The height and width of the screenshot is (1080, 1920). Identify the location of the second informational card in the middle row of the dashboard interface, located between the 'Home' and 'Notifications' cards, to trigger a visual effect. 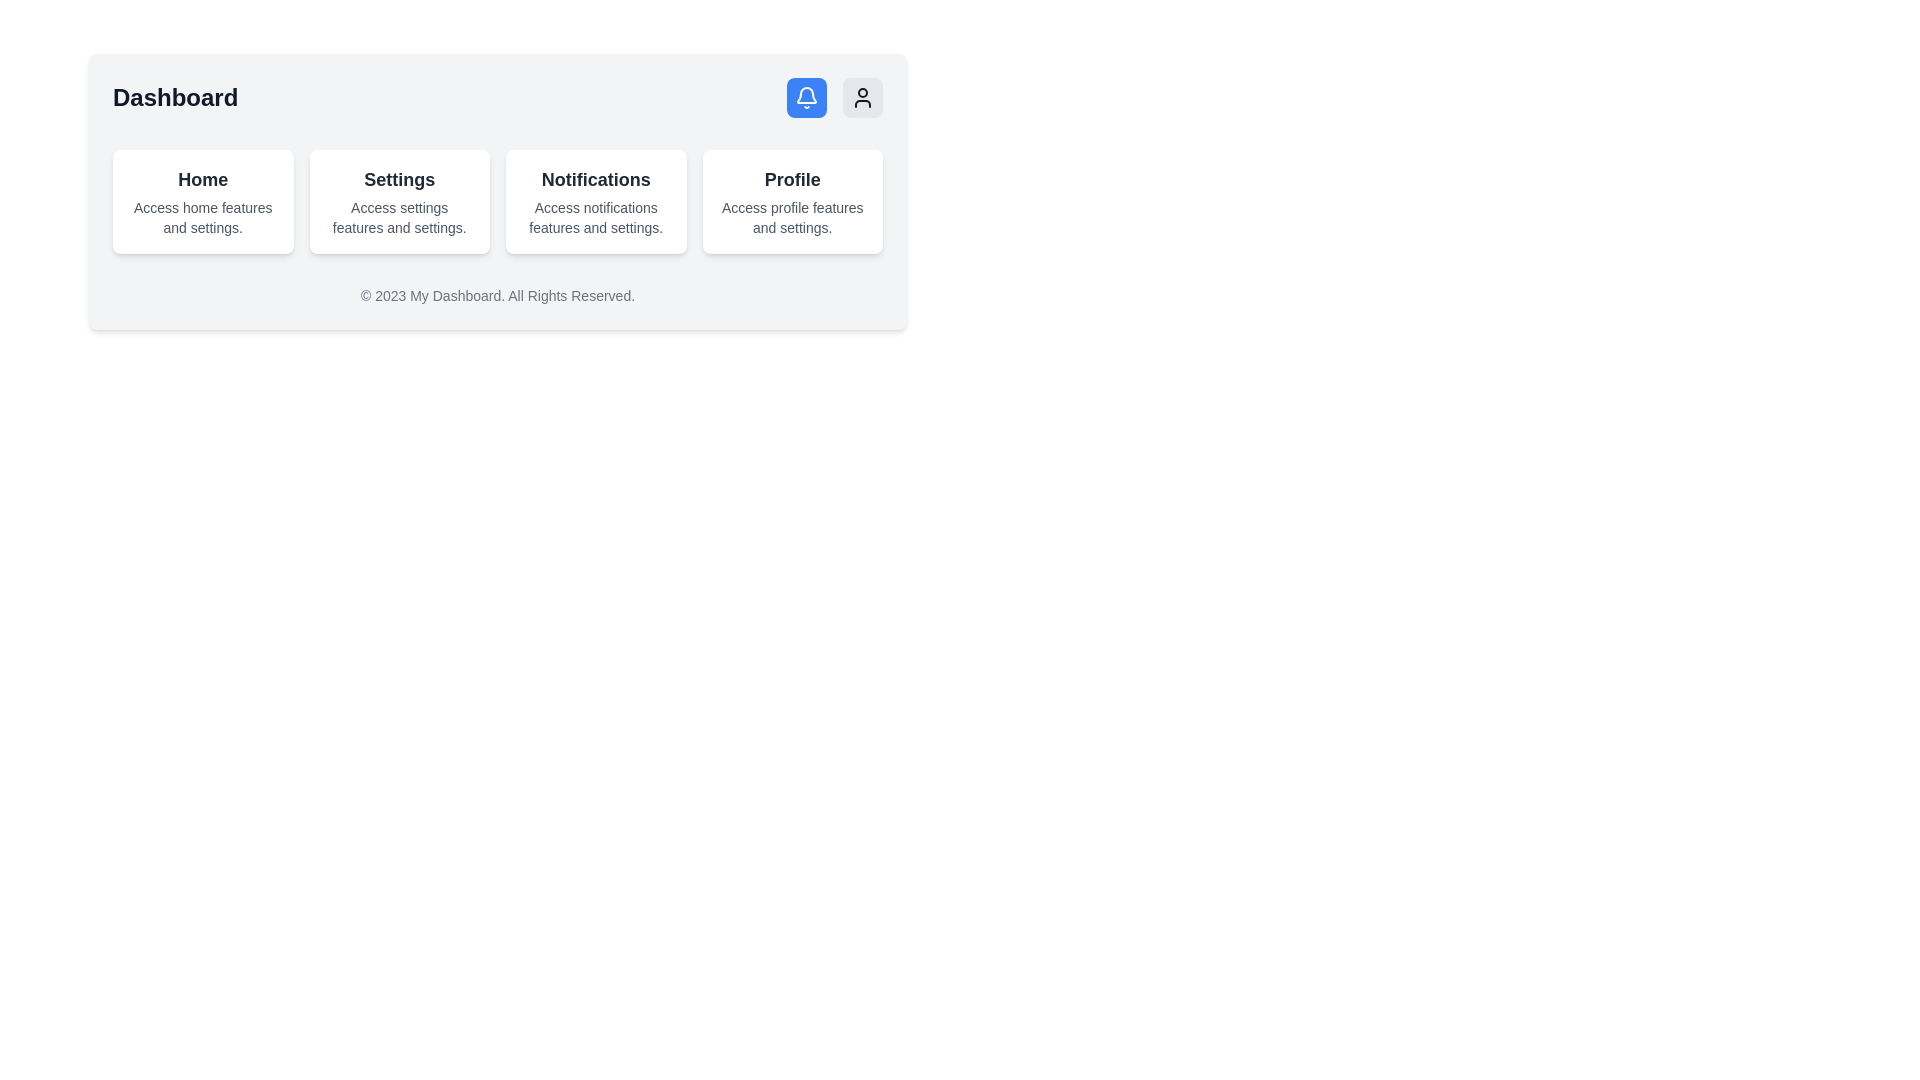
(399, 201).